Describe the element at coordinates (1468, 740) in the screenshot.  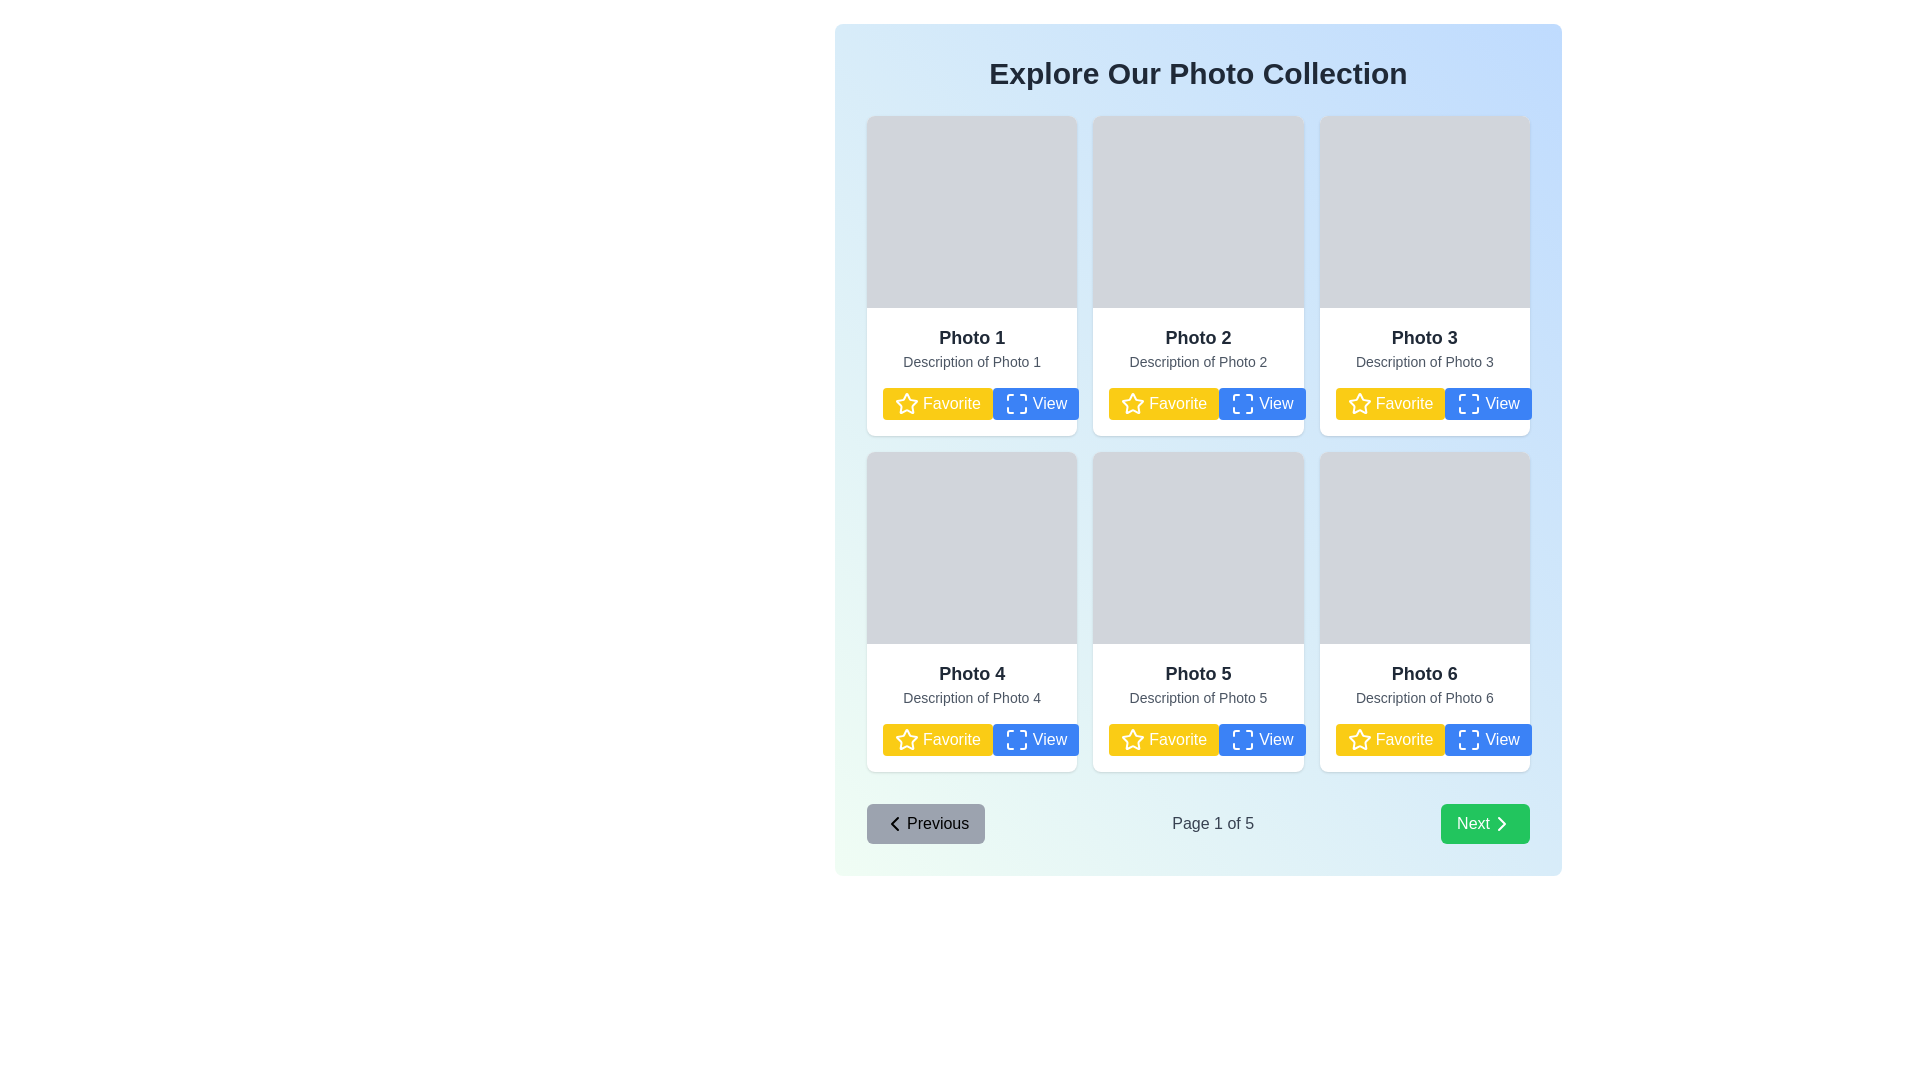
I see `the maximize icon located within the blue 'View' button at the left end, associated with 'Photo 6' in the grid layout` at that location.